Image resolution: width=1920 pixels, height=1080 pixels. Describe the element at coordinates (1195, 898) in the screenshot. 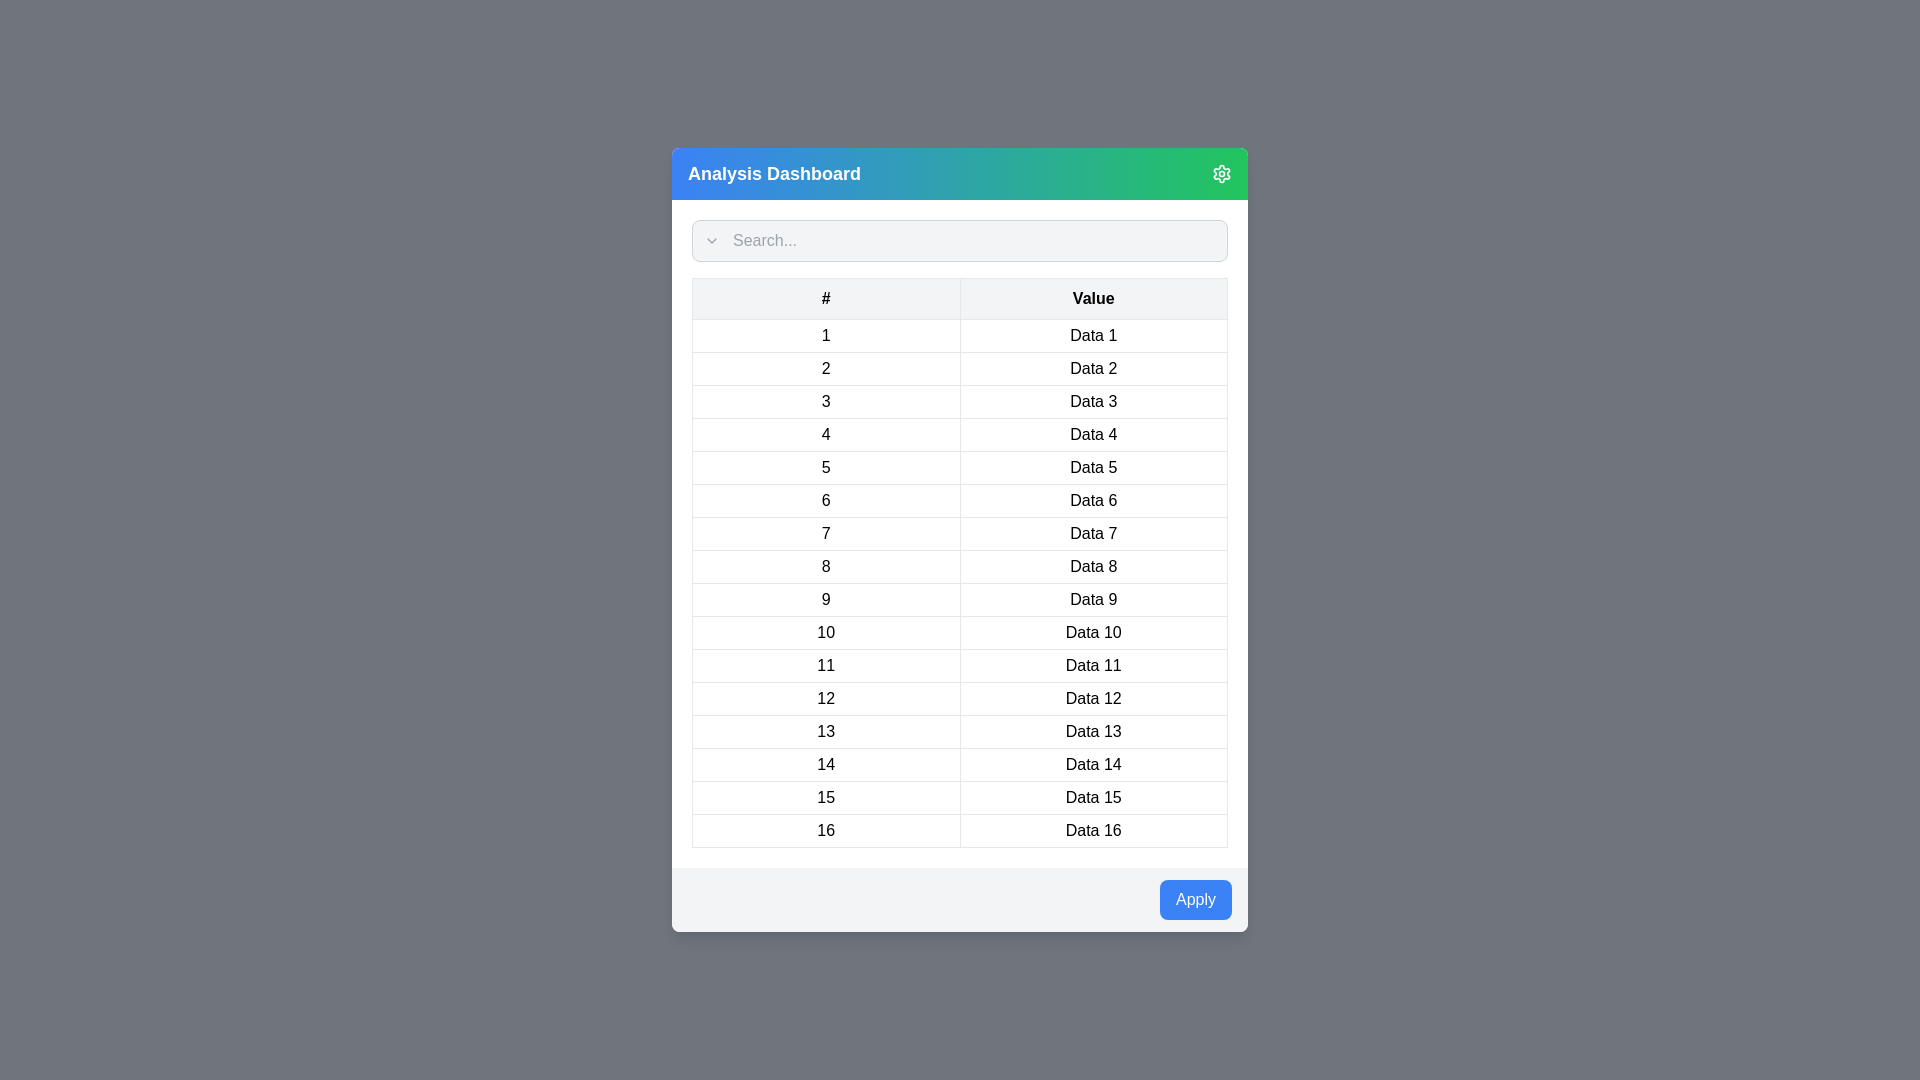

I see `the 'Apply' button to confirm changes` at that location.